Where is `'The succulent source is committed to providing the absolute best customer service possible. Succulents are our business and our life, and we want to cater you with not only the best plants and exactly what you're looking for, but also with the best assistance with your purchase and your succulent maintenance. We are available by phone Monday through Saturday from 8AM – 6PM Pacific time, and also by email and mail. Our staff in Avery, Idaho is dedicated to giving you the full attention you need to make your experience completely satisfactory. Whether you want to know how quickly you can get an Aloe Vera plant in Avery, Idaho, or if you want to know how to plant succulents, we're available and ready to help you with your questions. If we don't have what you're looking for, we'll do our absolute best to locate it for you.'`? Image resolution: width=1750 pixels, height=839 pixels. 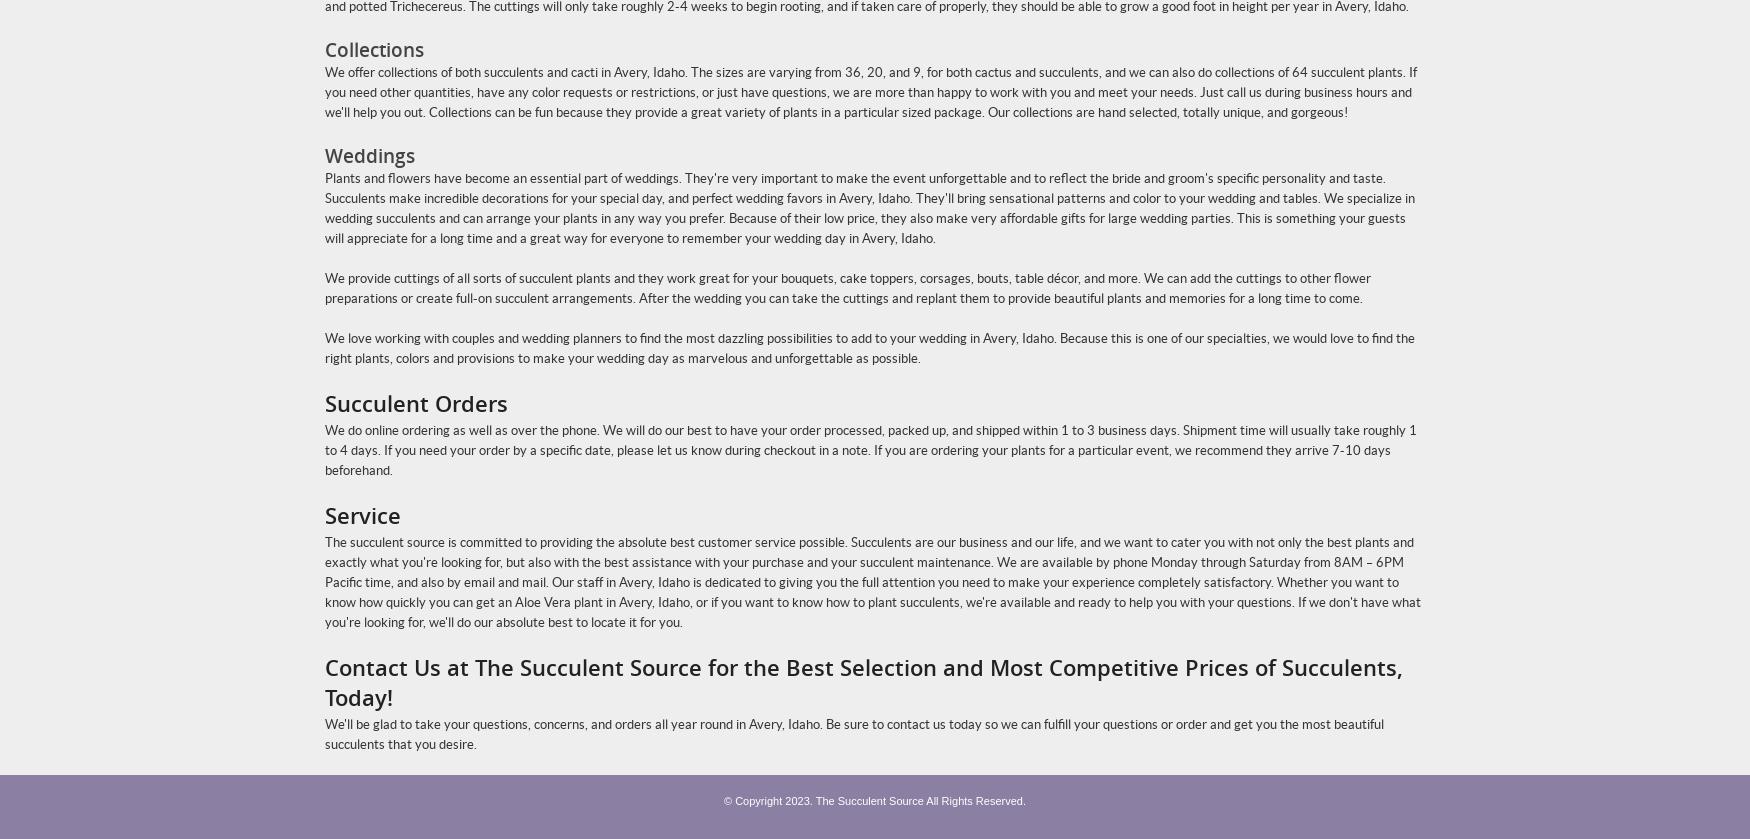
'The succulent source is committed to providing the absolute best customer service possible. Succulents are our business and our life, and we want to cater you with not only the best plants and exactly what you're looking for, but also with the best assistance with your purchase and your succulent maintenance. We are available by phone Monday through Saturday from 8AM – 6PM Pacific time, and also by email and mail. Our staff in Avery, Idaho is dedicated to giving you the full attention you need to make your experience completely satisfactory. Whether you want to know how quickly you can get an Aloe Vera plant in Avery, Idaho, or if you want to know how to plant succulents, we're available and ready to help you with your questions. If we don't have what you're looking for, we'll do our absolute best to locate it for you.' is located at coordinates (873, 581).